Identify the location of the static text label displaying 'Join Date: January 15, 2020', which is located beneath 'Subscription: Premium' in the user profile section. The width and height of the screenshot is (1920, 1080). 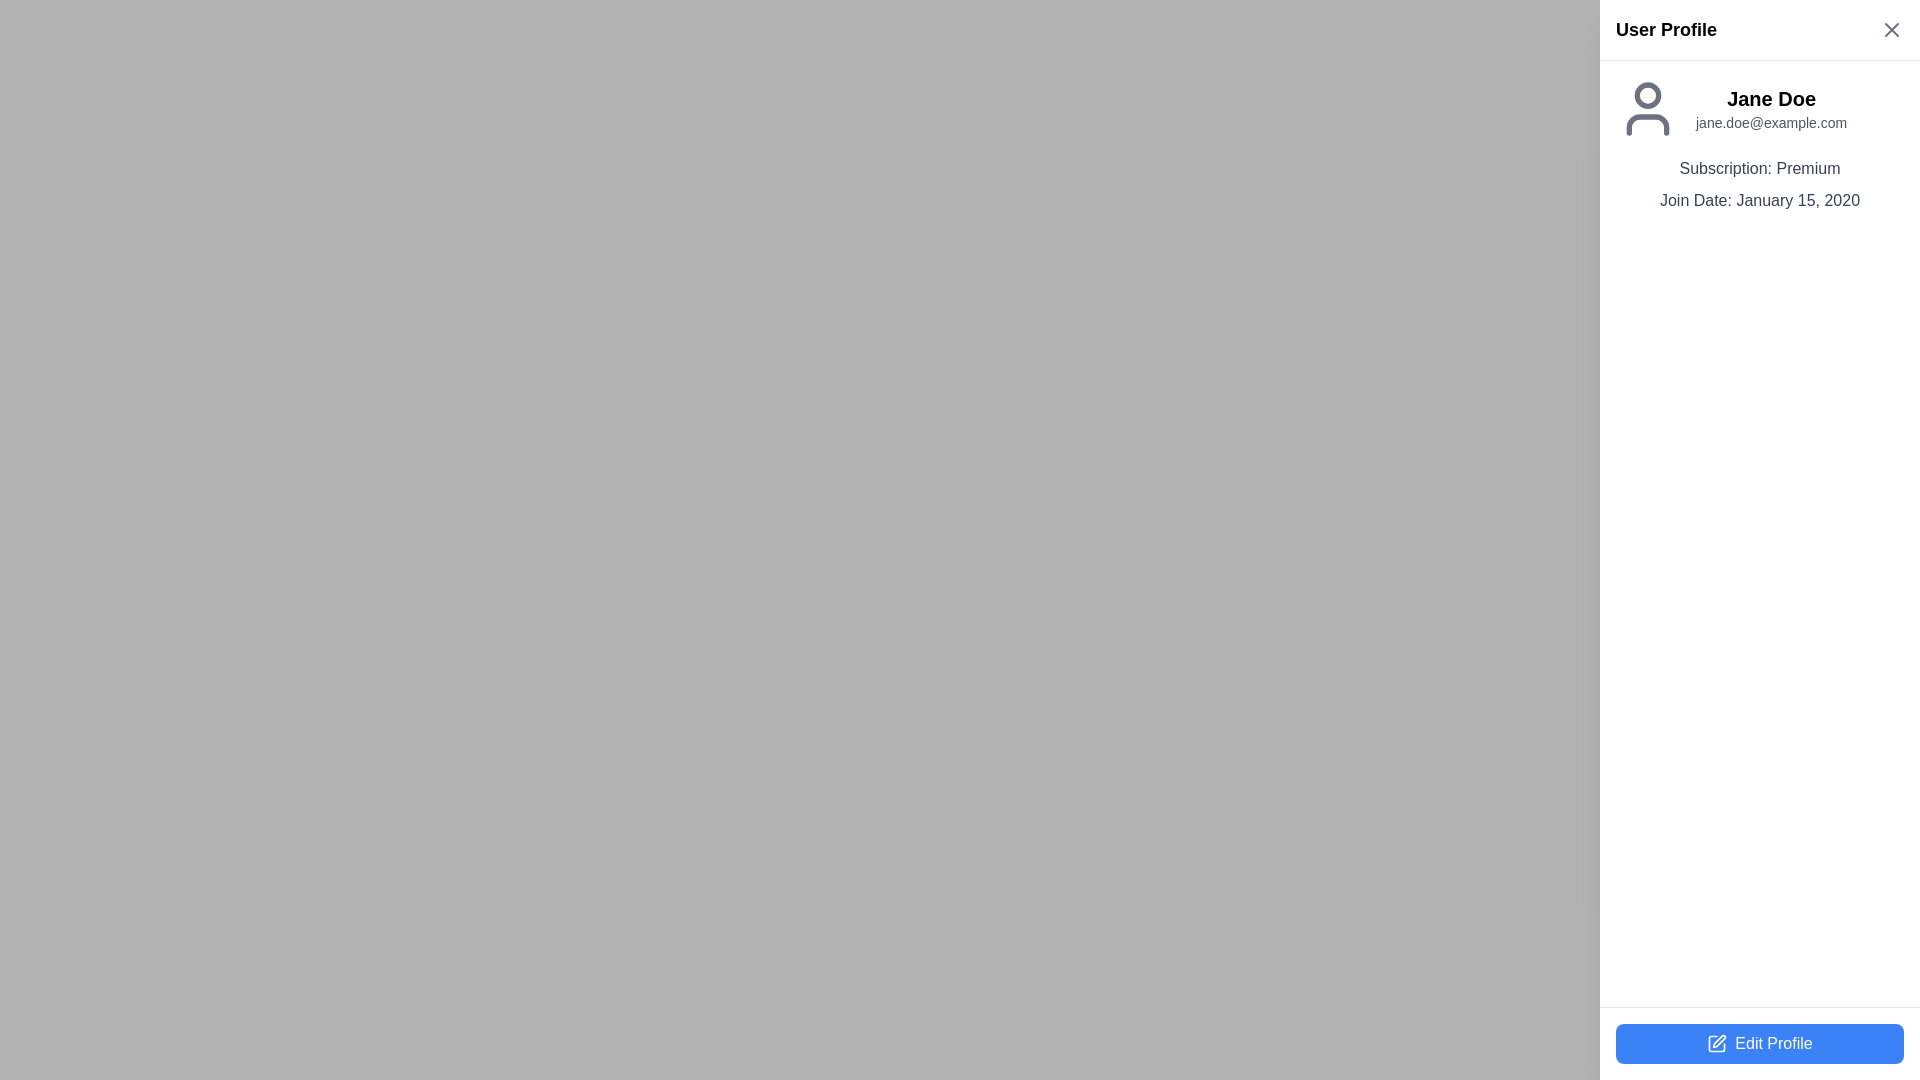
(1760, 200).